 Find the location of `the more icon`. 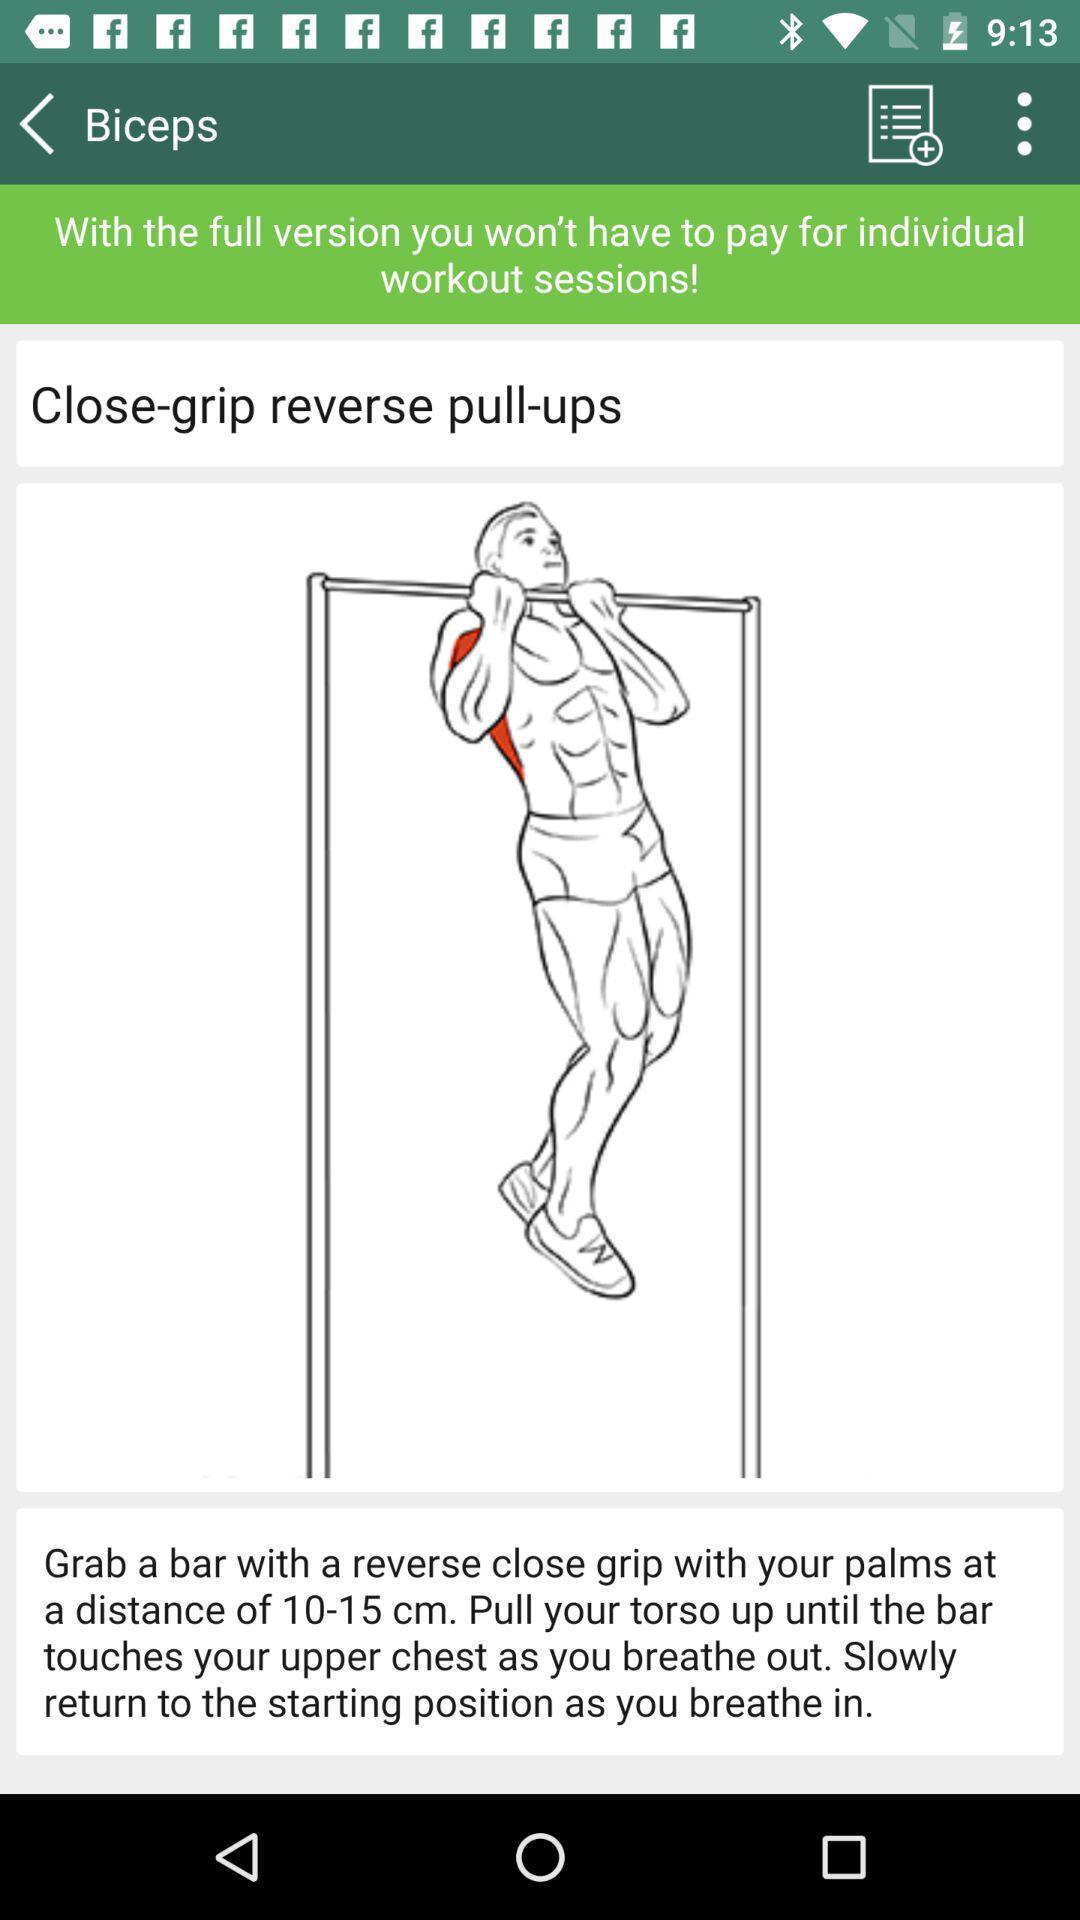

the more icon is located at coordinates (1031, 122).